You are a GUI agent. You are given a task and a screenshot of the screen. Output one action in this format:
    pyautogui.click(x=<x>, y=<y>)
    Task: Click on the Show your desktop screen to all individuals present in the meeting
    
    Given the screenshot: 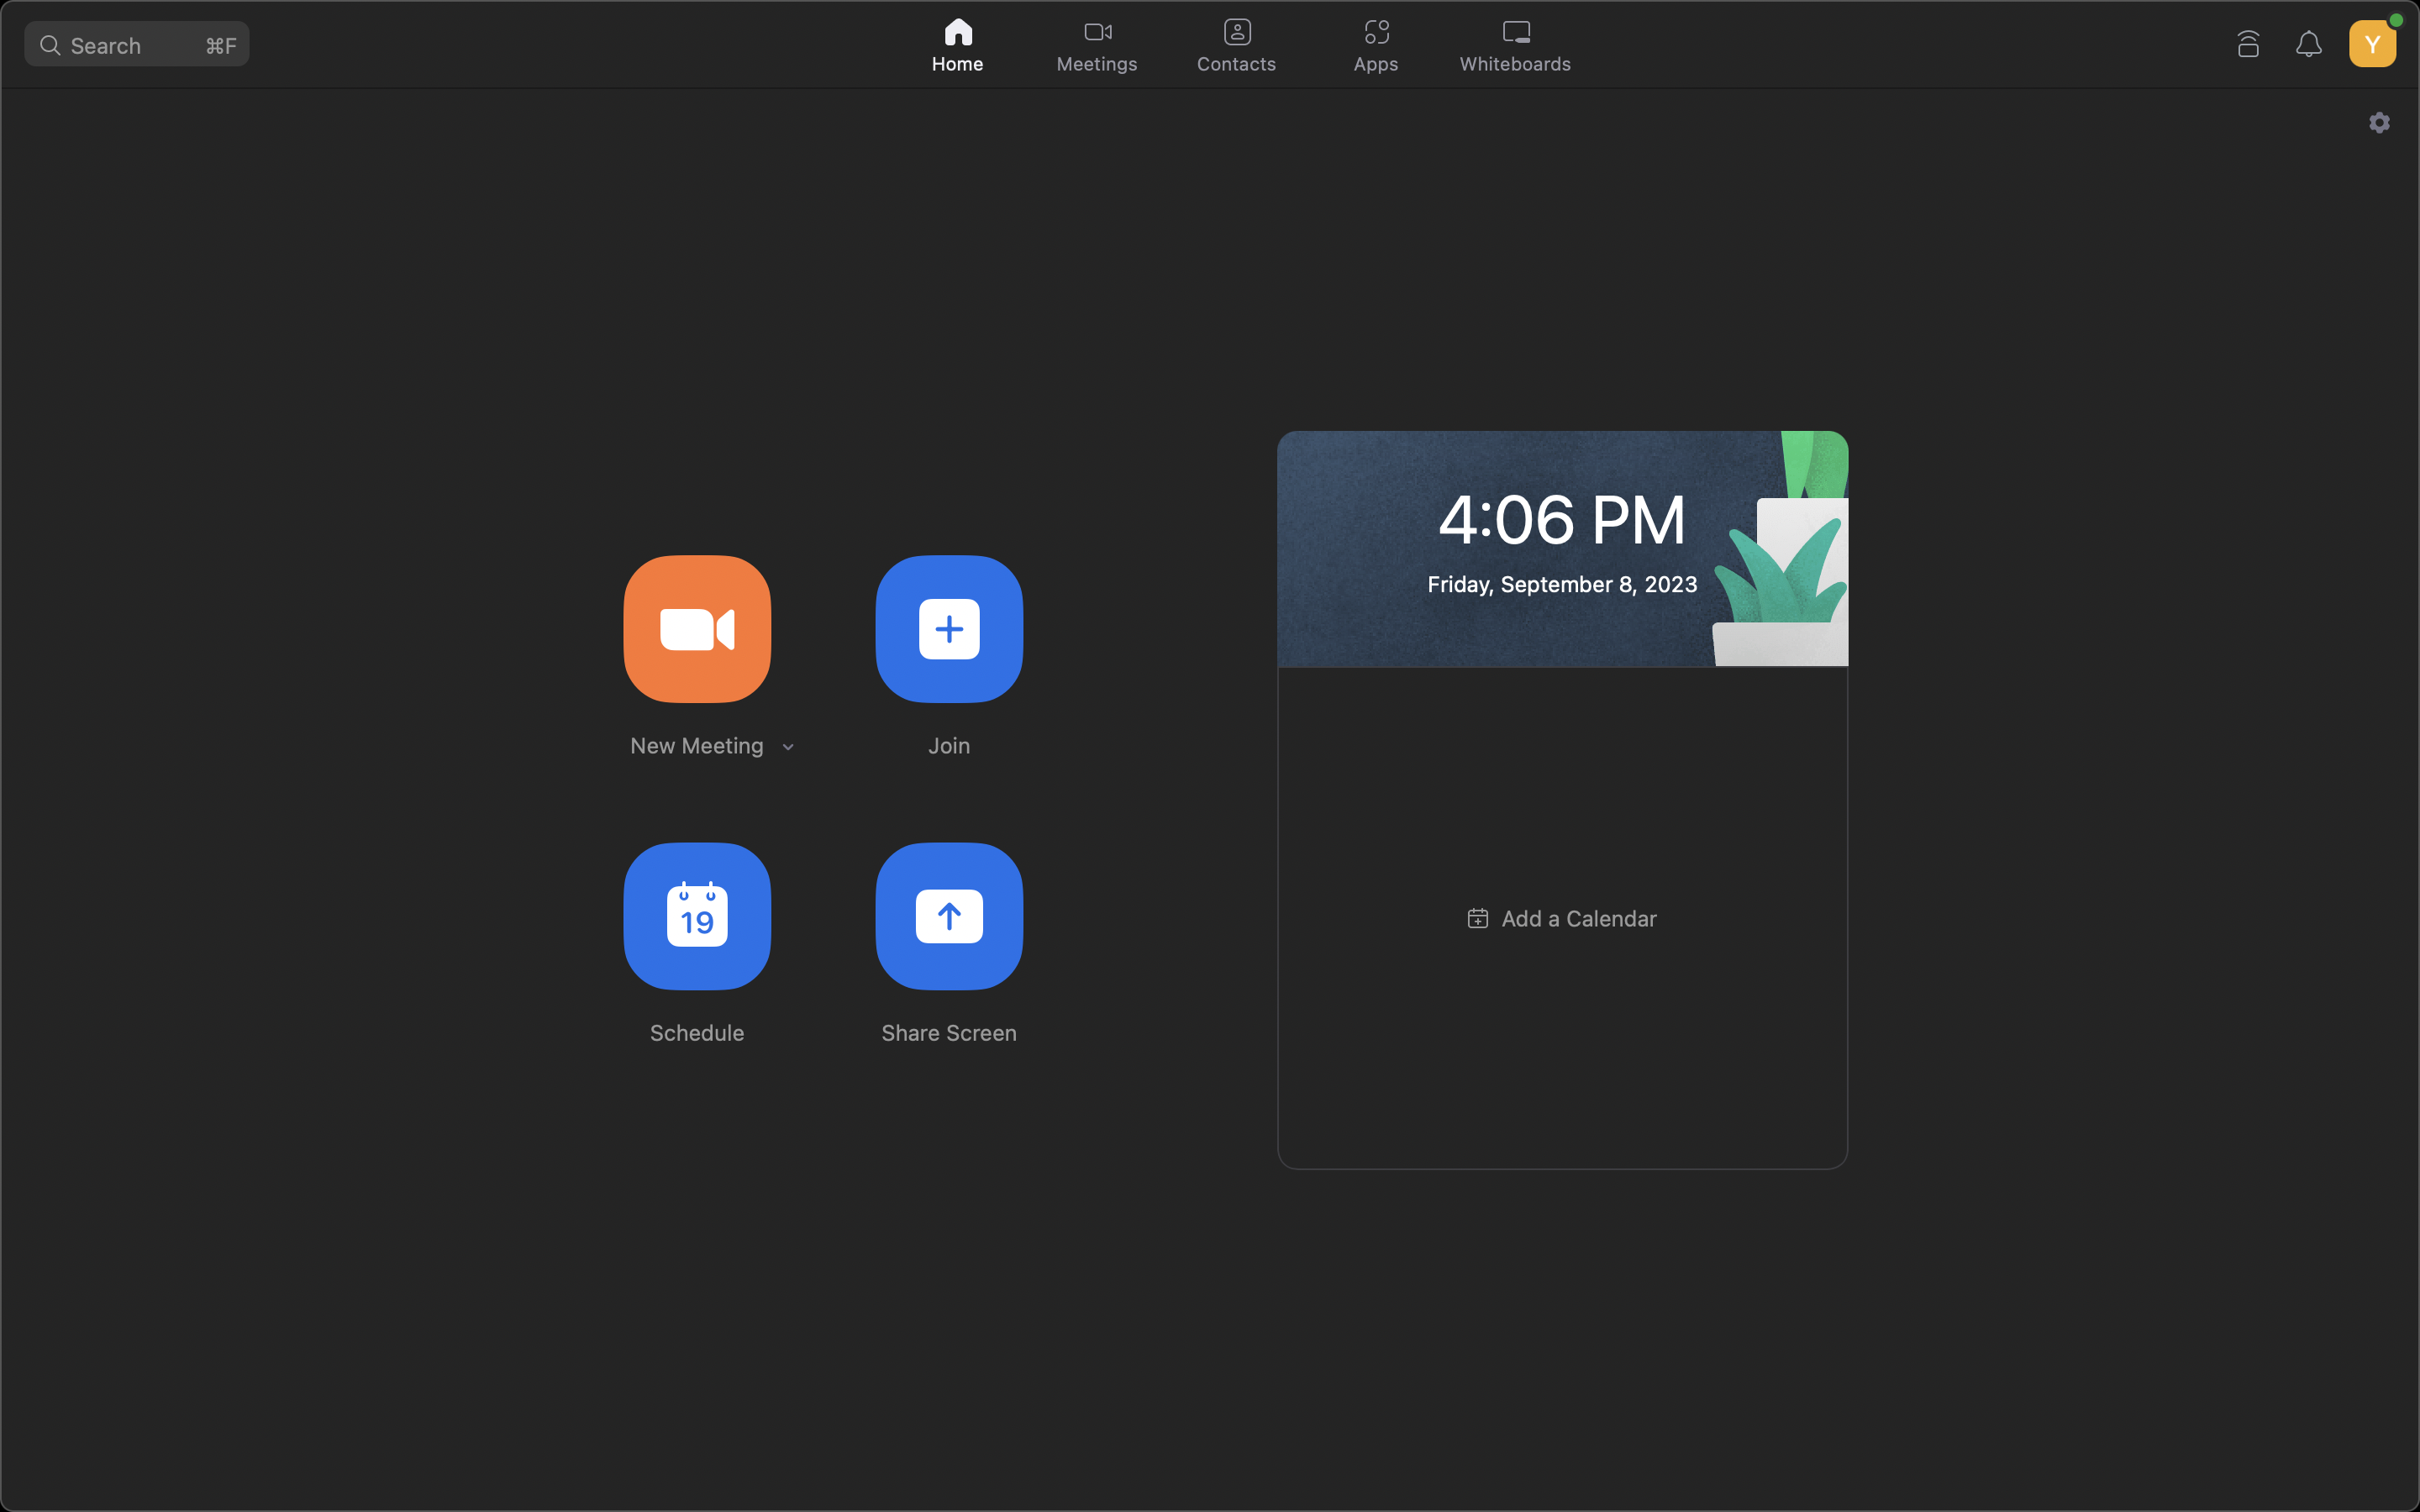 What is the action you would take?
    pyautogui.click(x=950, y=916)
    